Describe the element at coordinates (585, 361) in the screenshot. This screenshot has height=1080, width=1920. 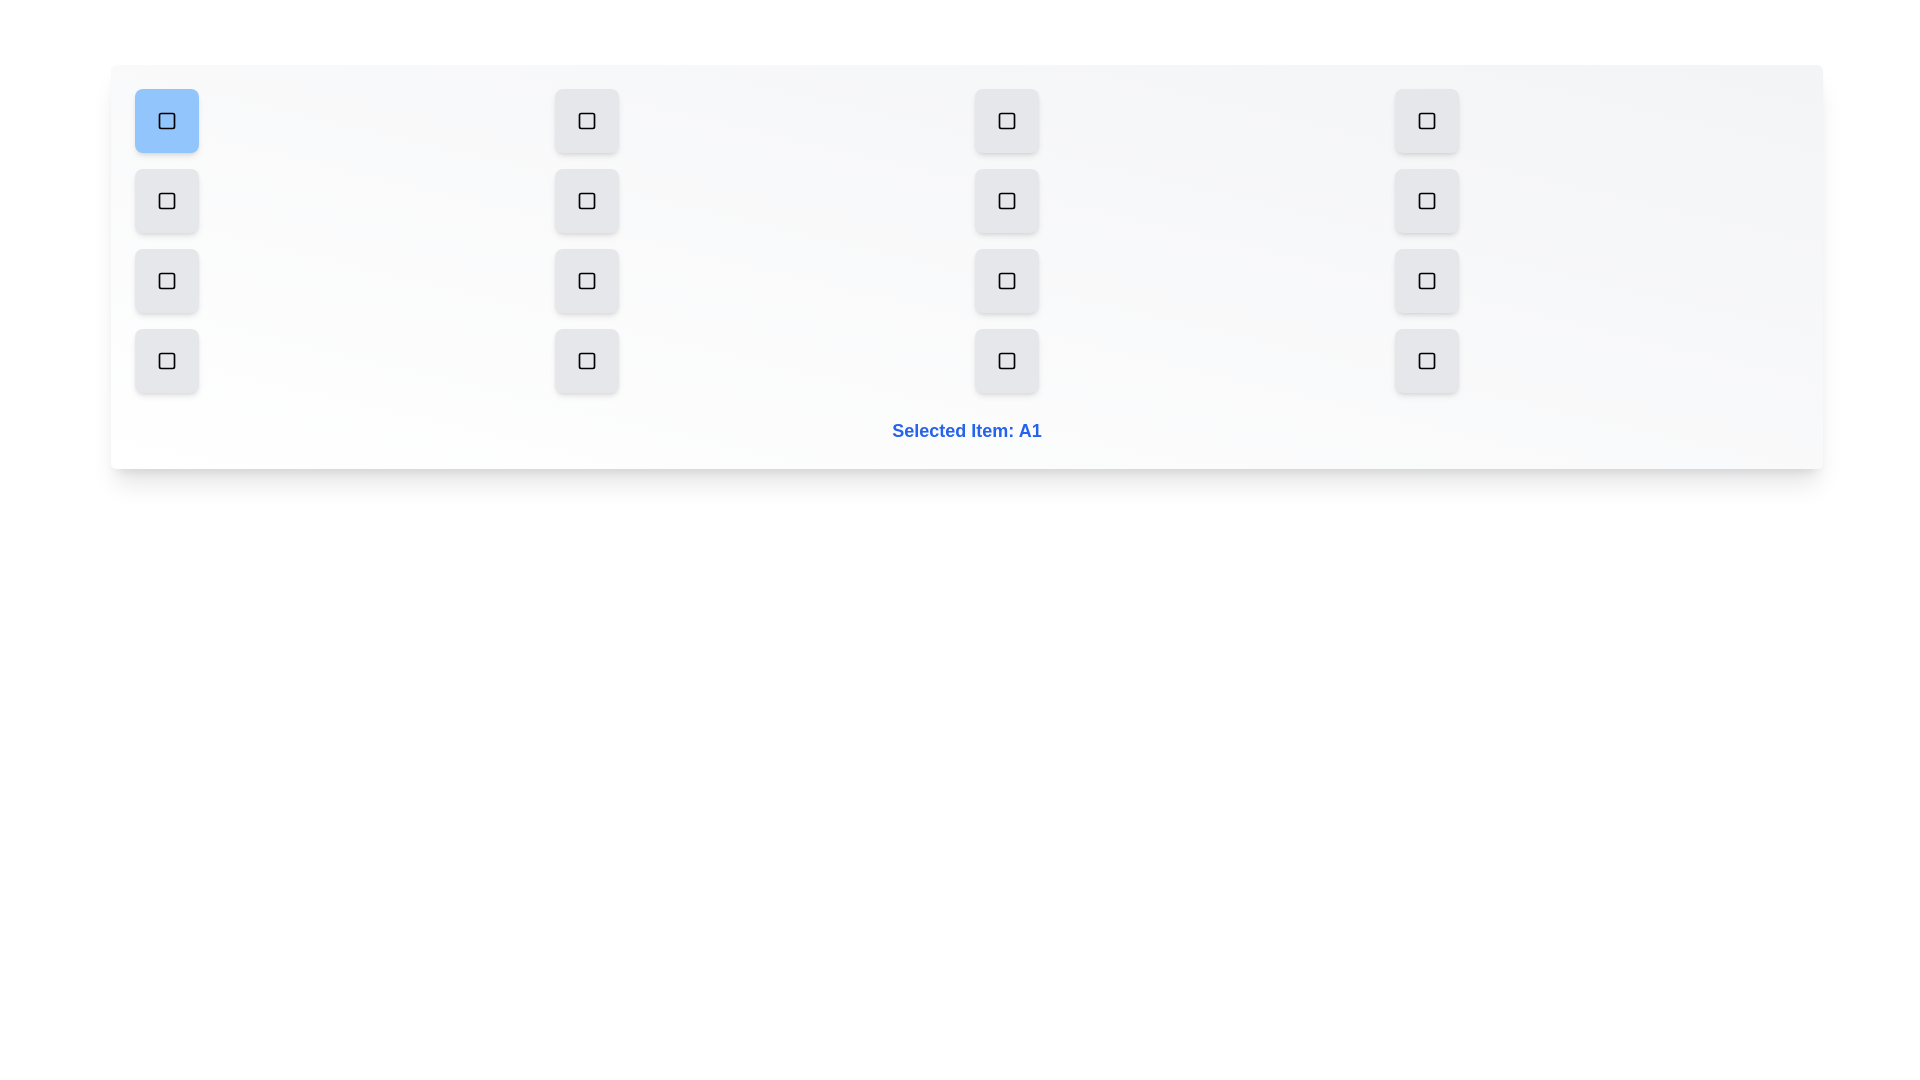
I see `the grid item D2 to select it` at that location.